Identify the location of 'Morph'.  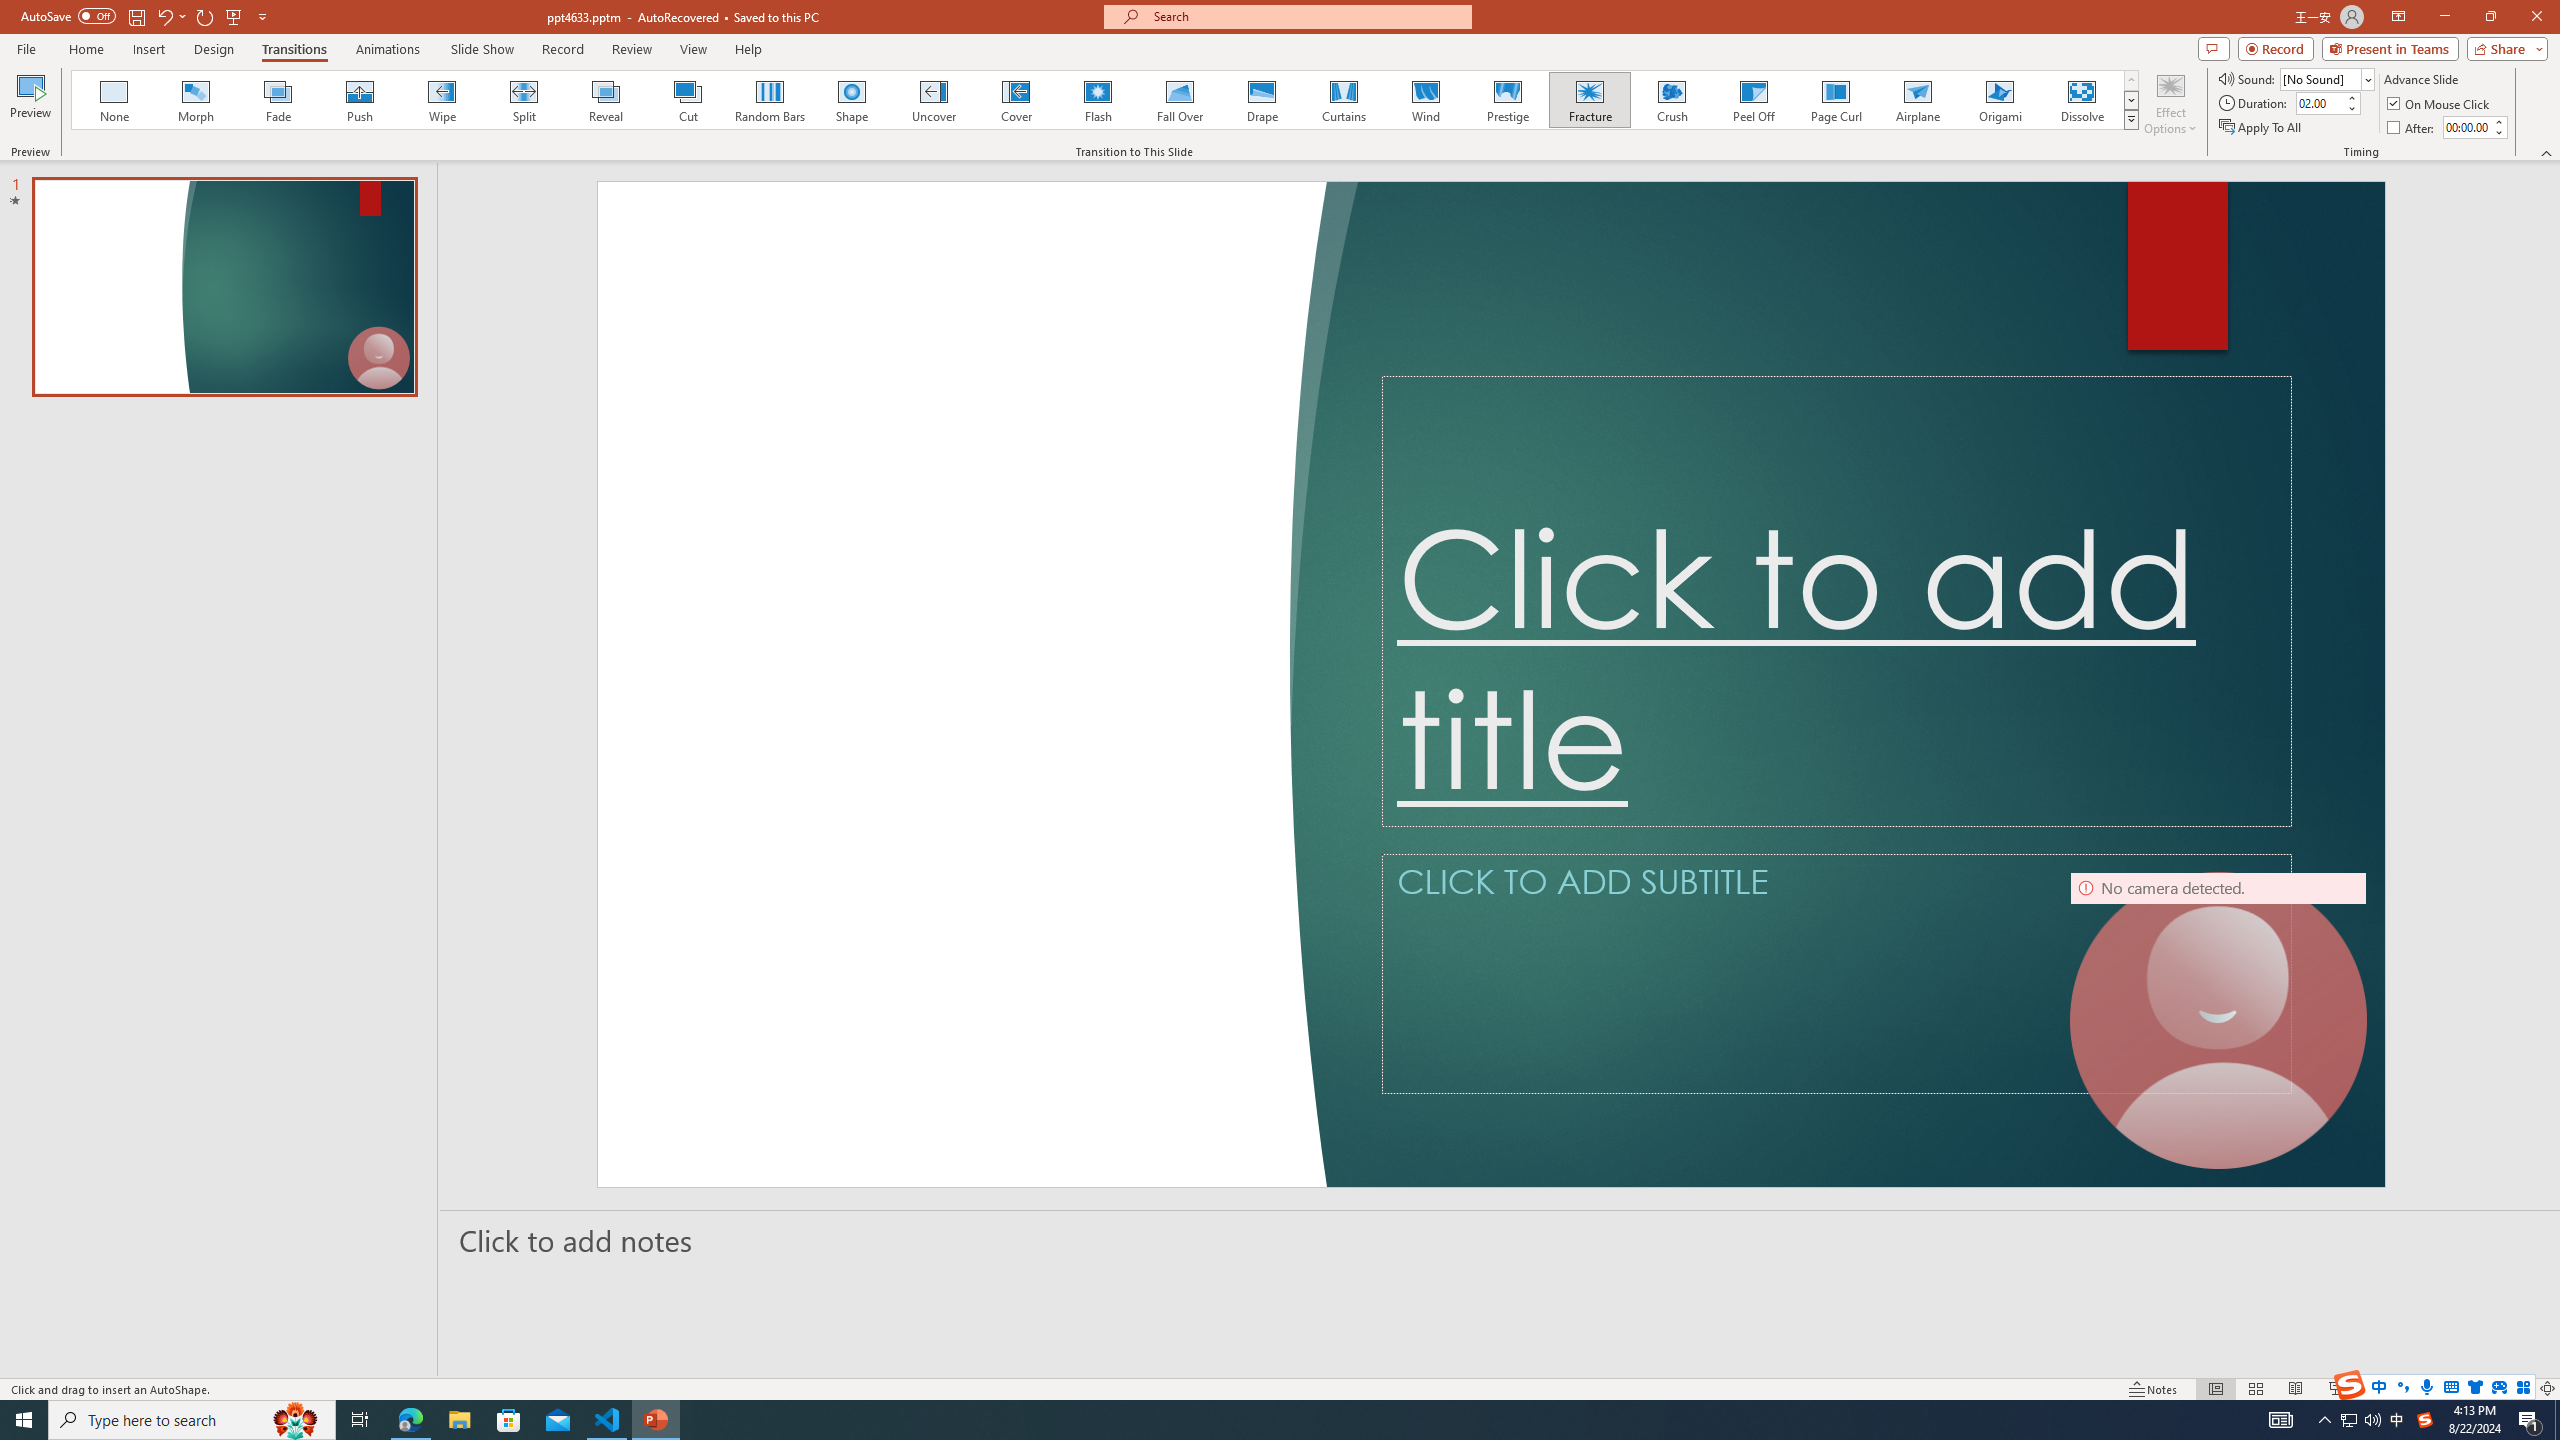
(196, 99).